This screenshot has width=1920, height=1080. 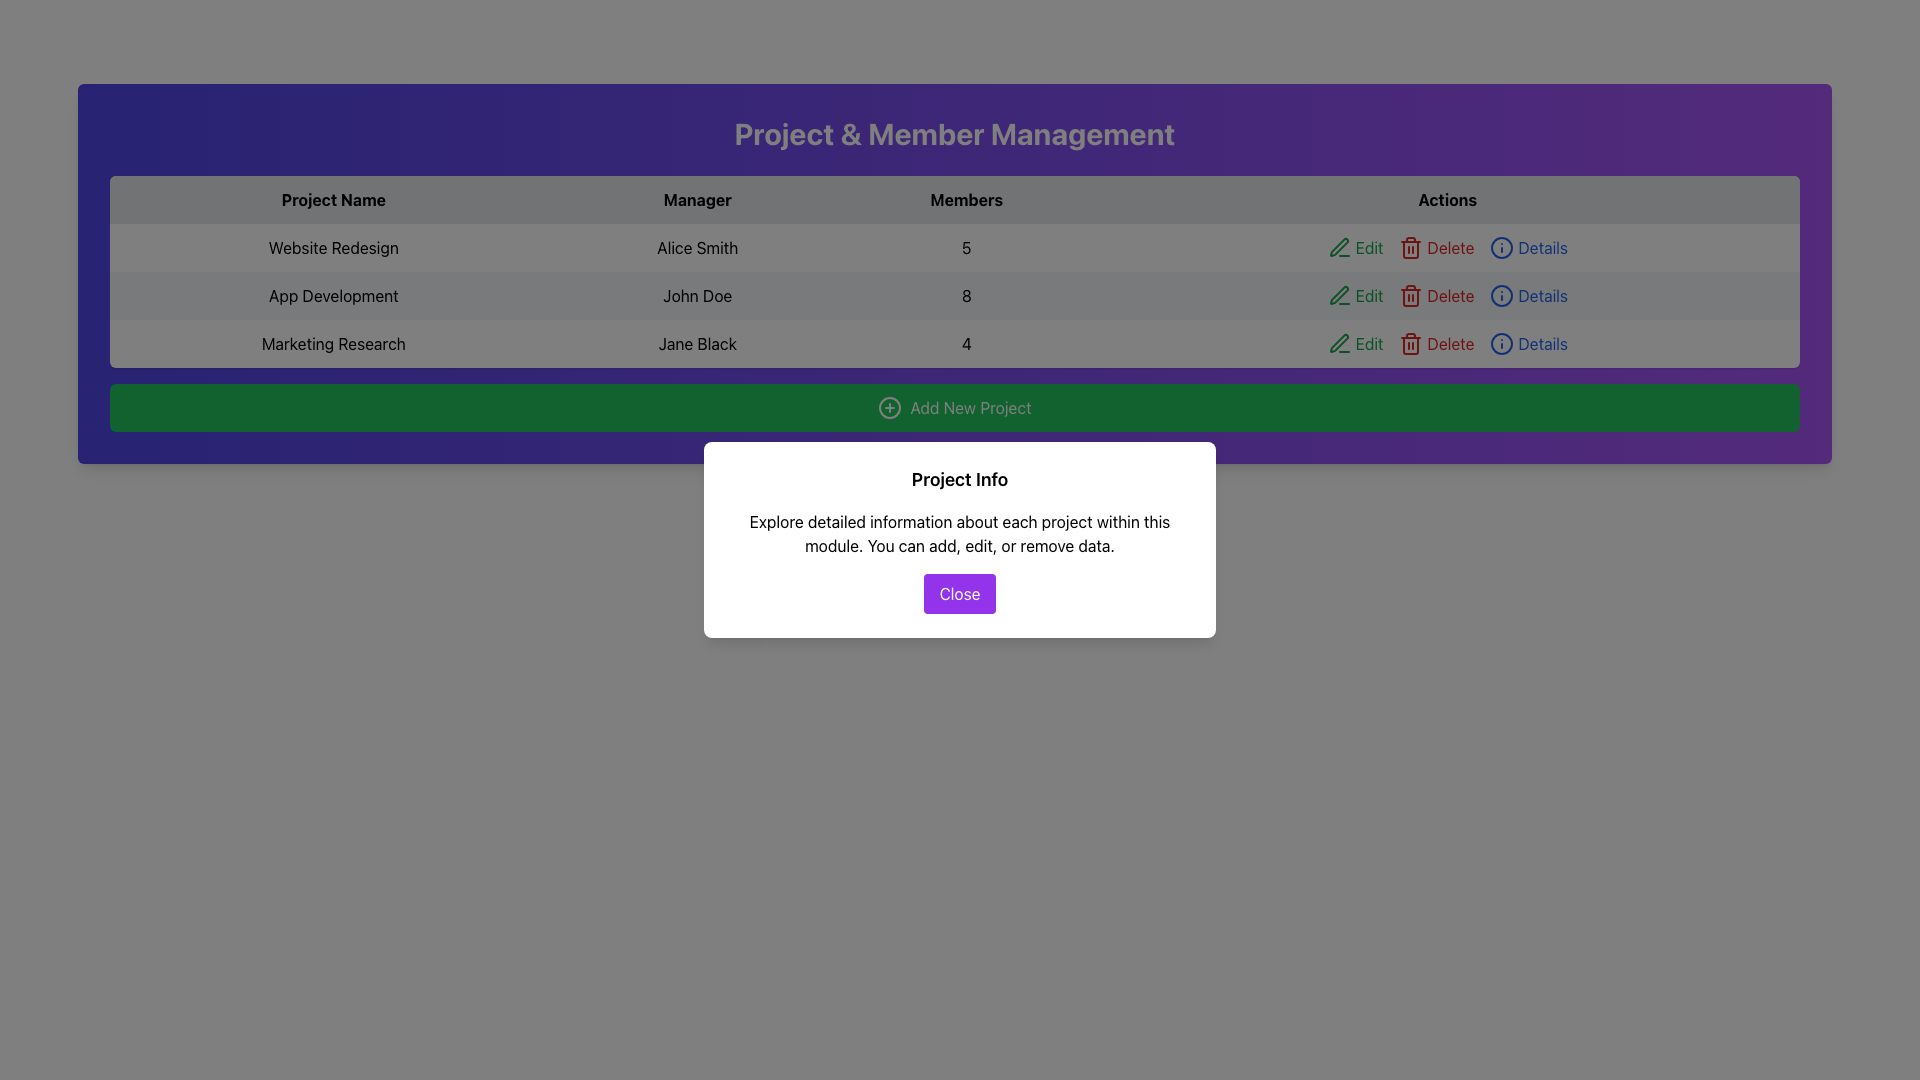 What do you see at coordinates (697, 246) in the screenshot?
I see `the static text label that displays the manager's name for the 'Website Redesign' project, located in the second column of the first row labeled 'Manager'` at bounding box center [697, 246].